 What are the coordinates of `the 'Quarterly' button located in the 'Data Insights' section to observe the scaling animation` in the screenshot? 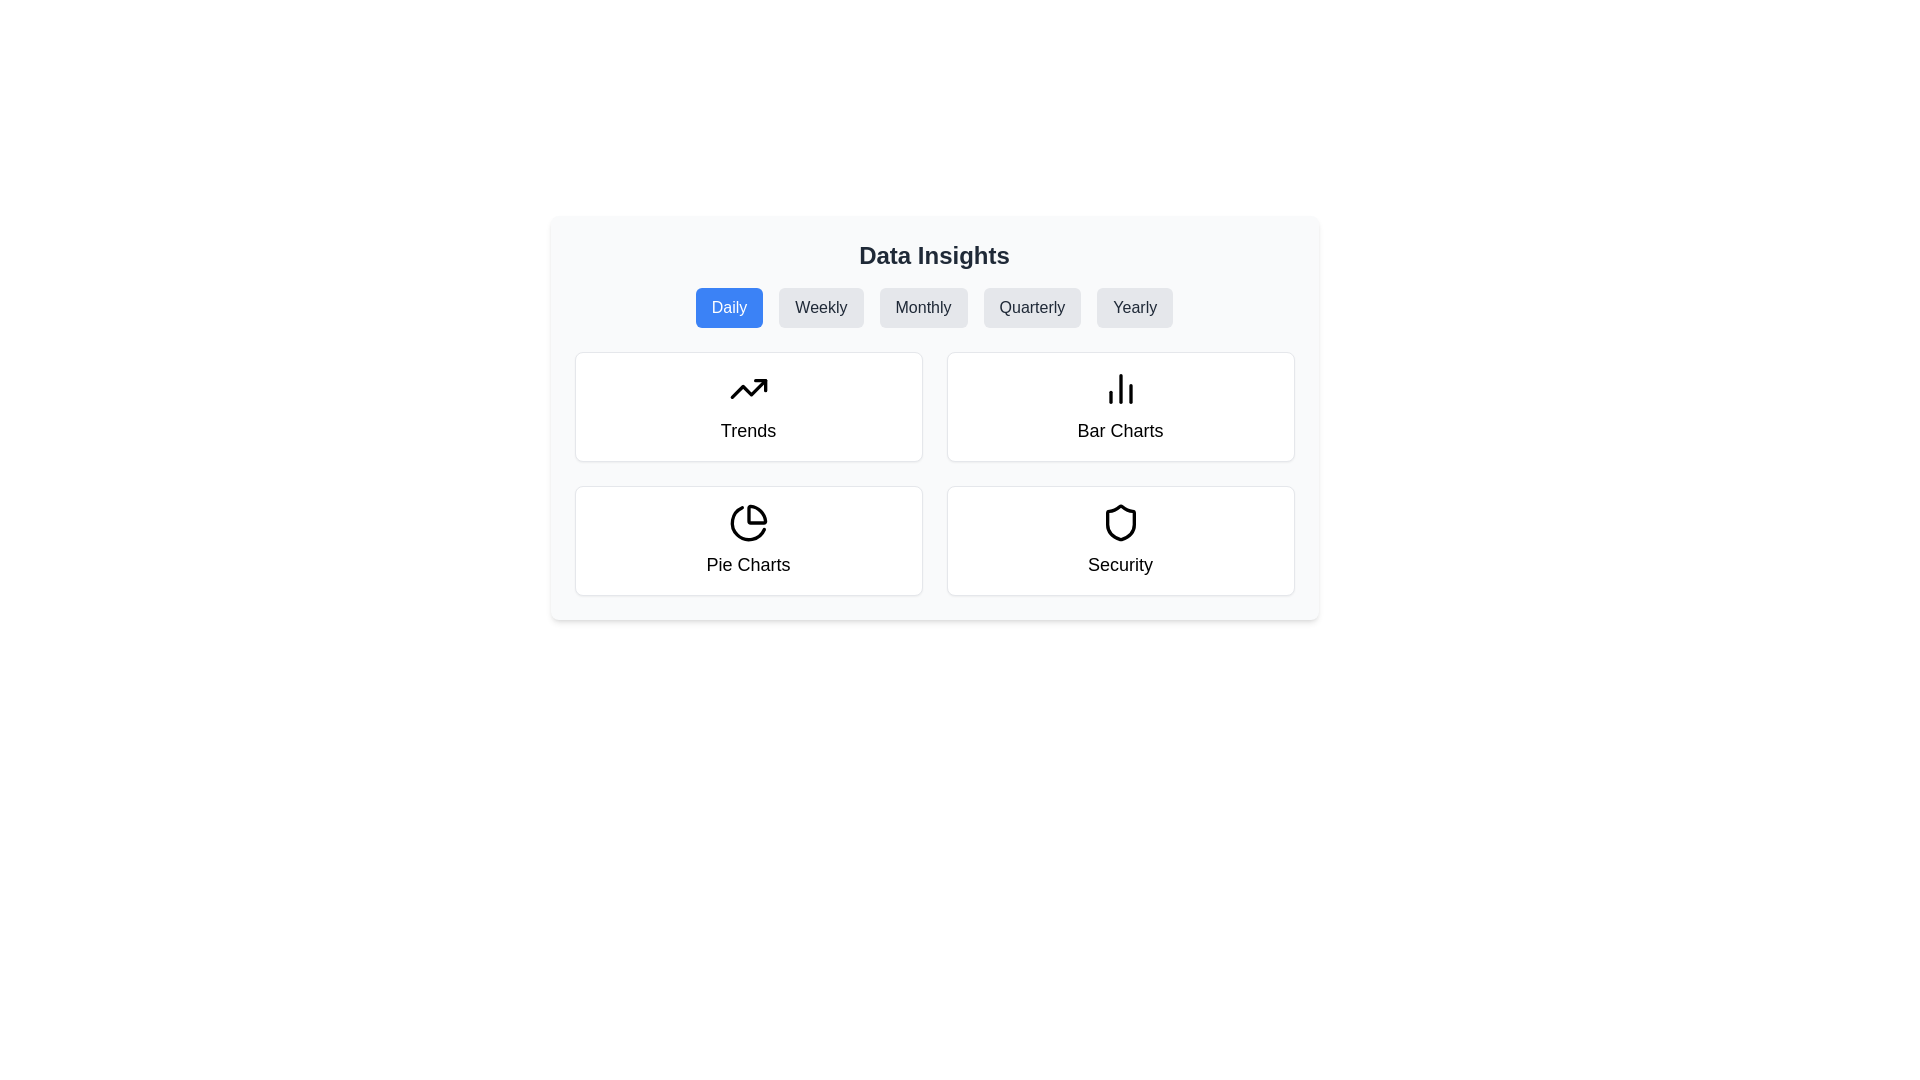 It's located at (1032, 308).